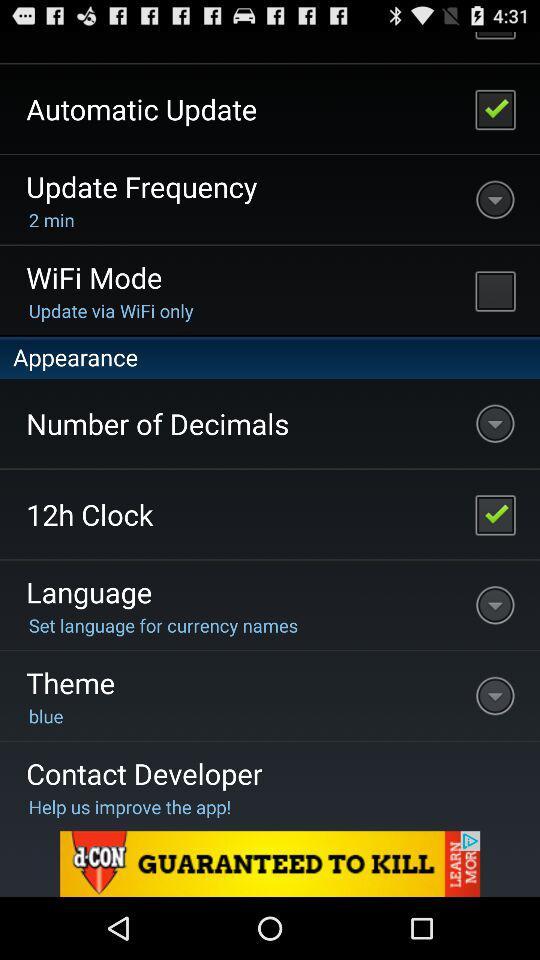 Image resolution: width=540 pixels, height=960 pixels. Describe the element at coordinates (494, 289) in the screenshot. I see `turn on wifi mode` at that location.